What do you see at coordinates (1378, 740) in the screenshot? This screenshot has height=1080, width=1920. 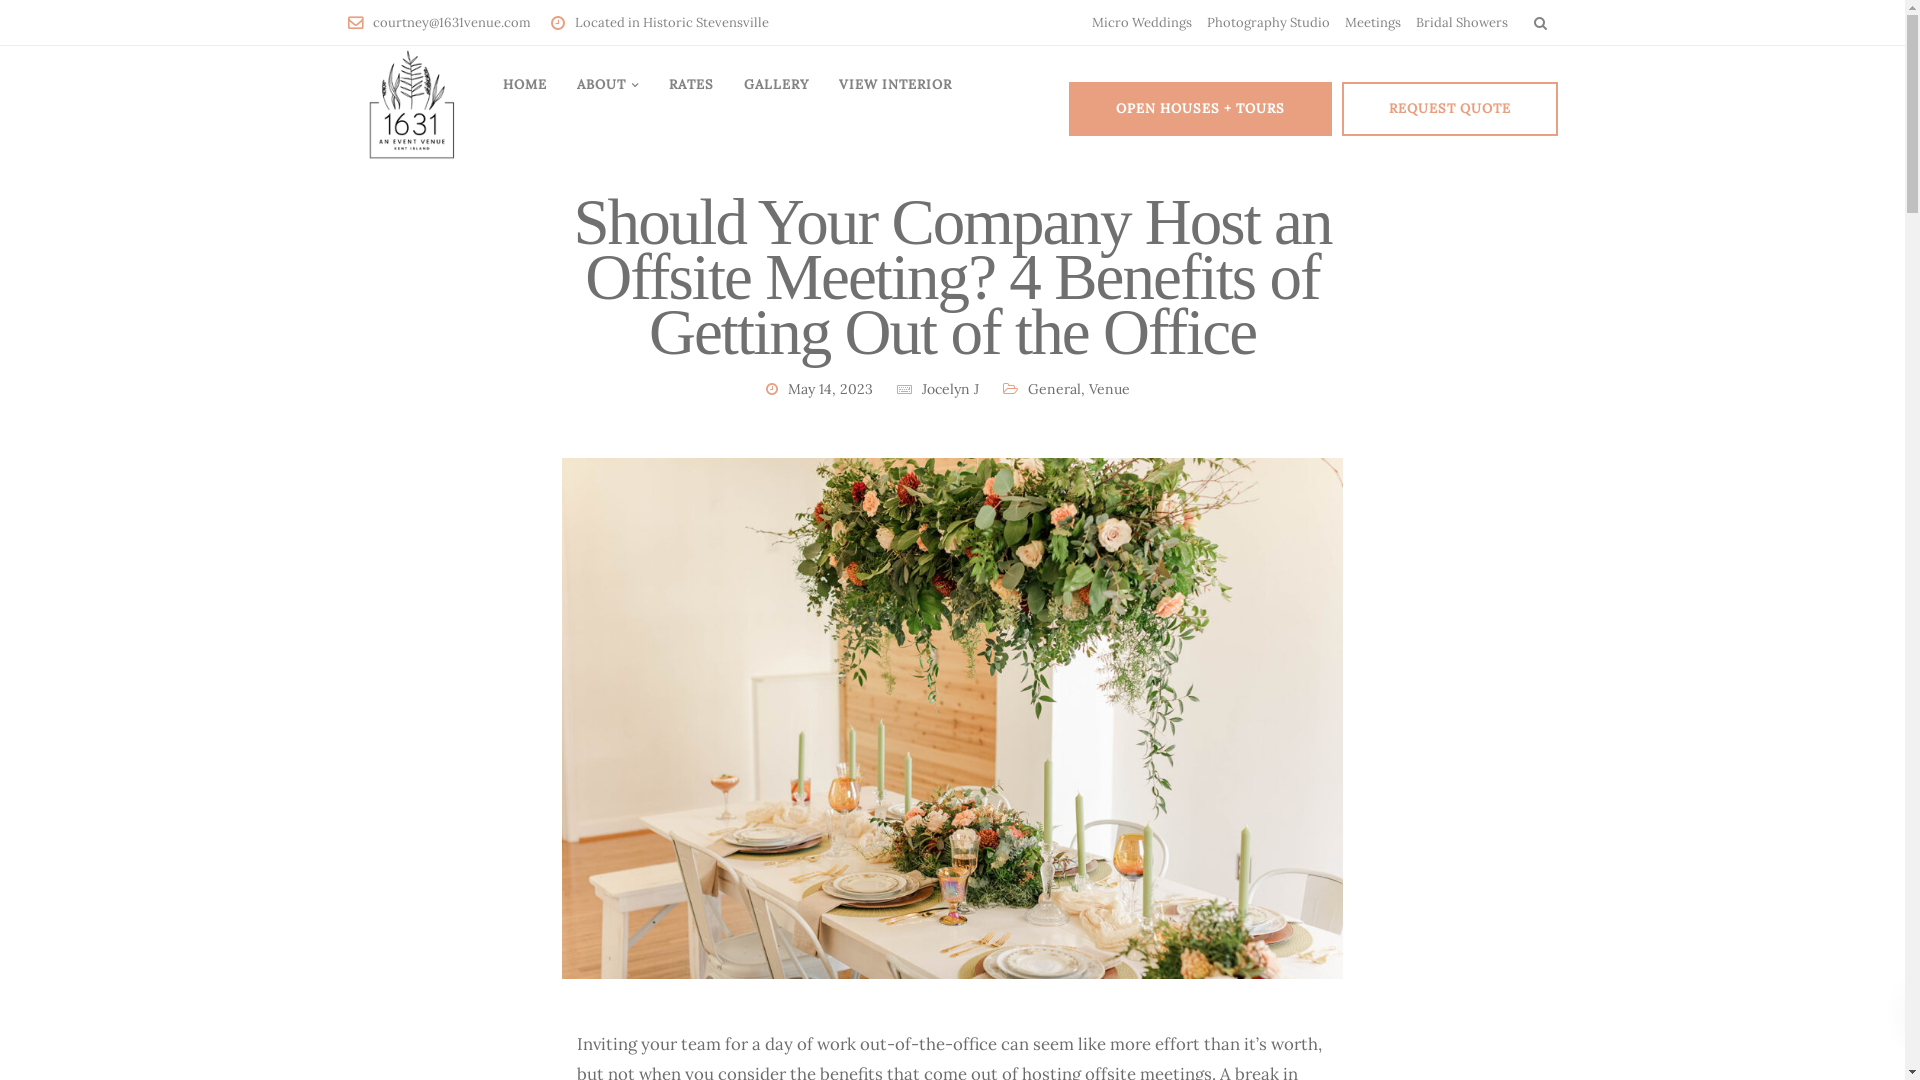 I see `'LINK TO GOOGLE DIRECTIONS'` at bounding box center [1378, 740].